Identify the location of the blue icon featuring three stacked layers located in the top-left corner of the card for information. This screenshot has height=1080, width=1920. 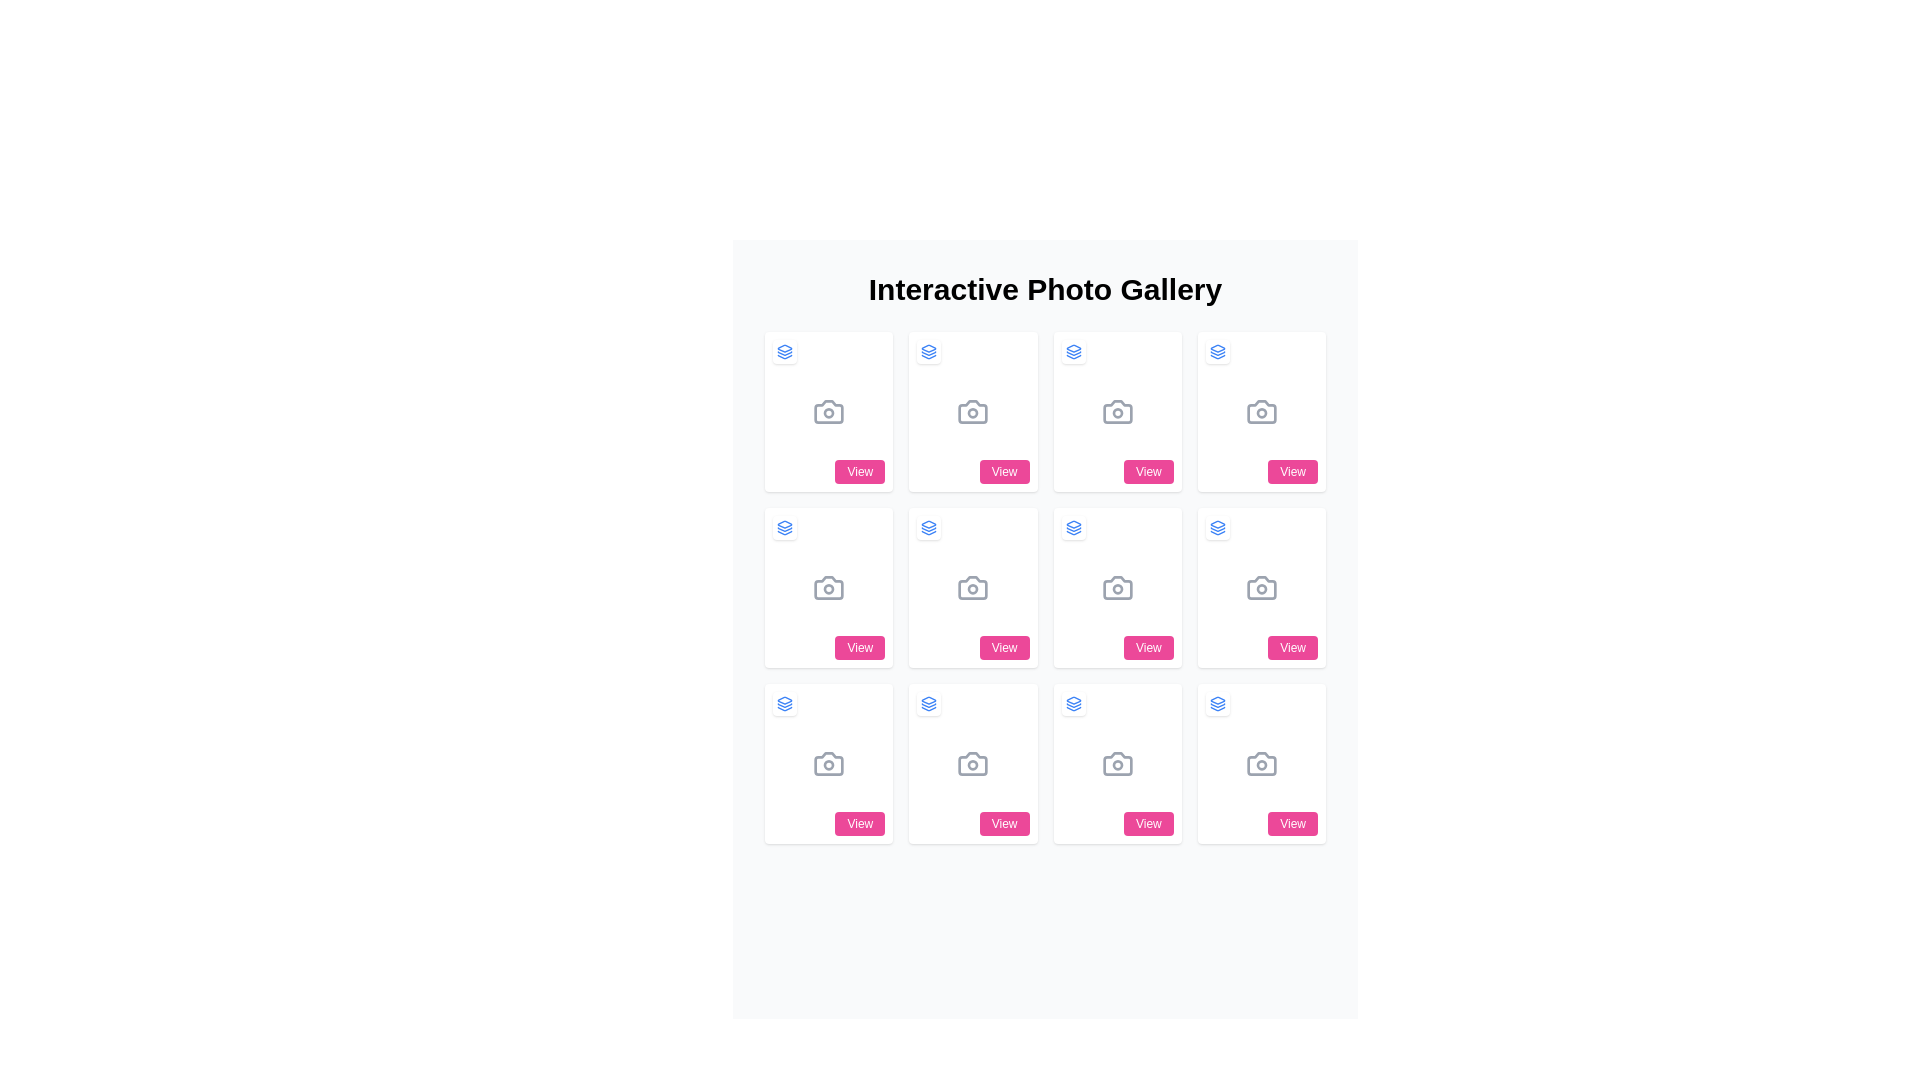
(784, 703).